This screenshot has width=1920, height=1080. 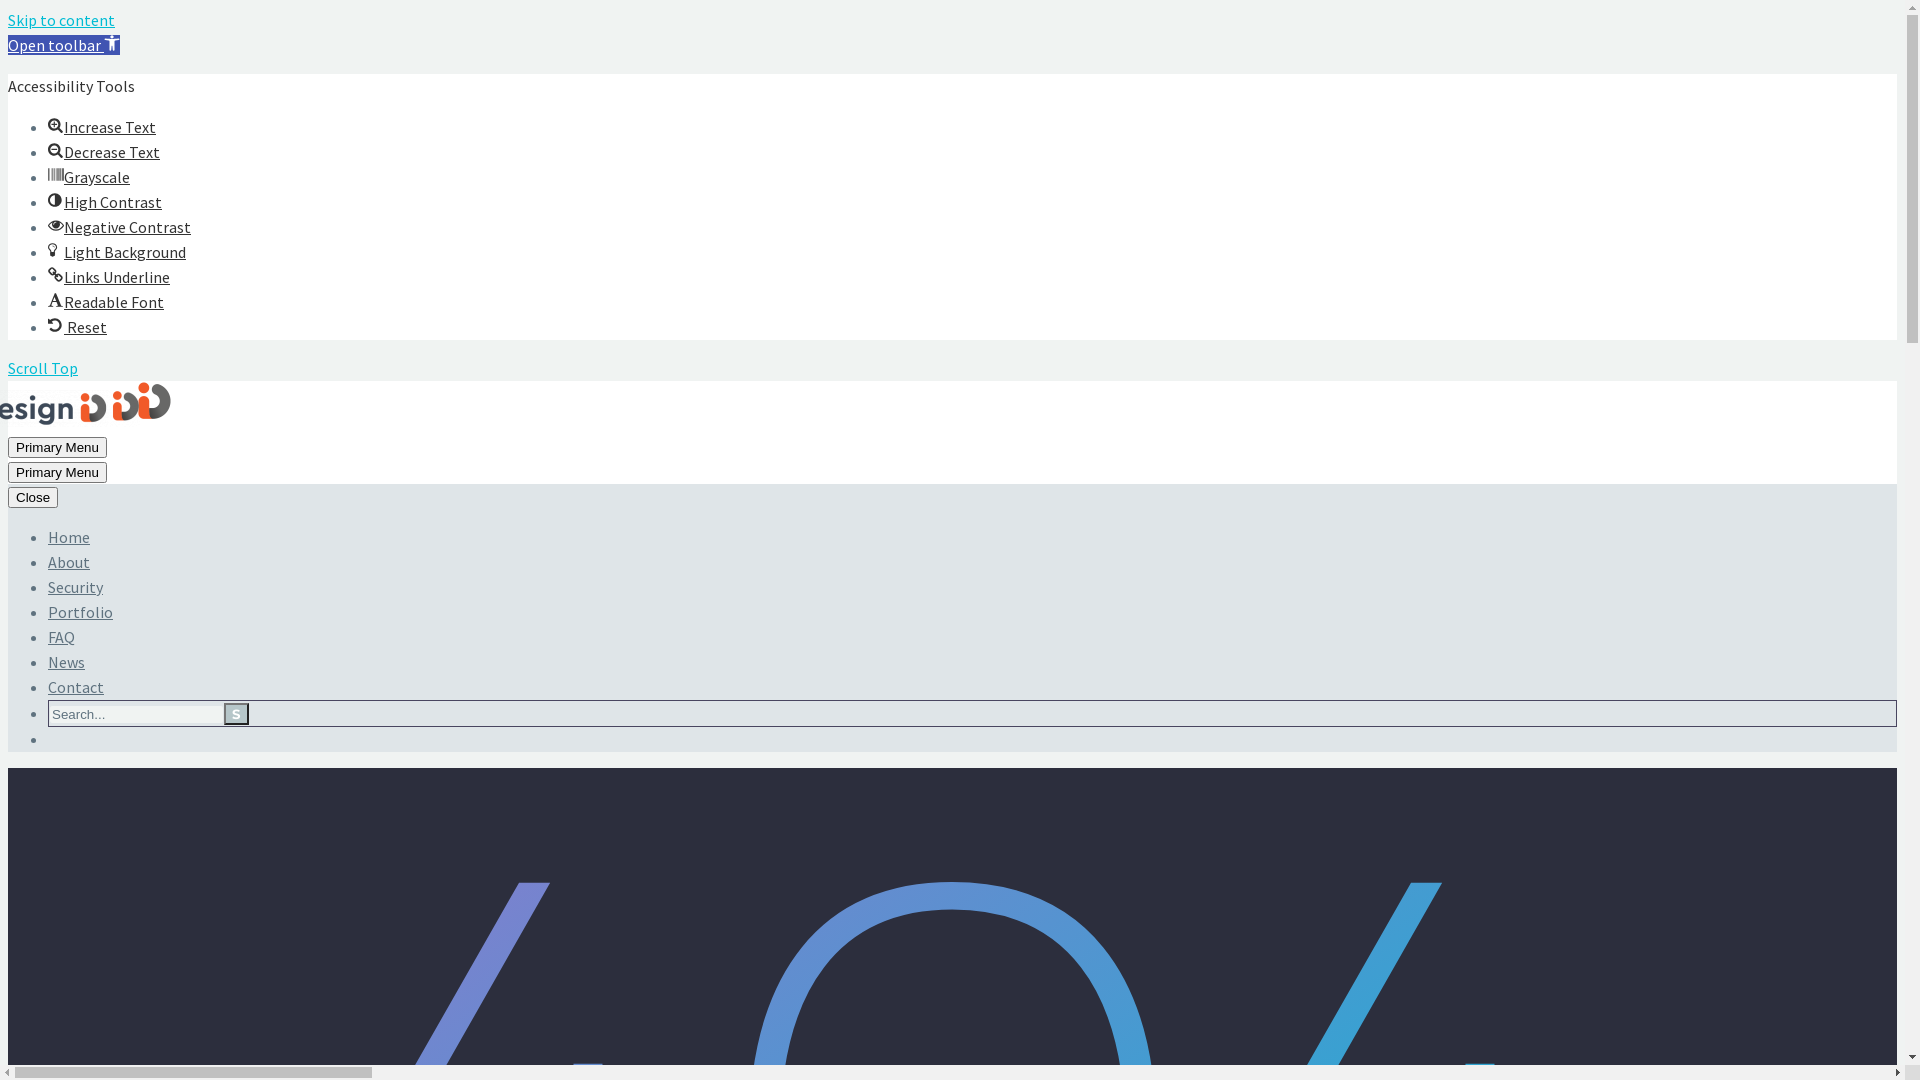 What do you see at coordinates (63, 45) in the screenshot?
I see `'Open toolbar Accessibility Tools'` at bounding box center [63, 45].